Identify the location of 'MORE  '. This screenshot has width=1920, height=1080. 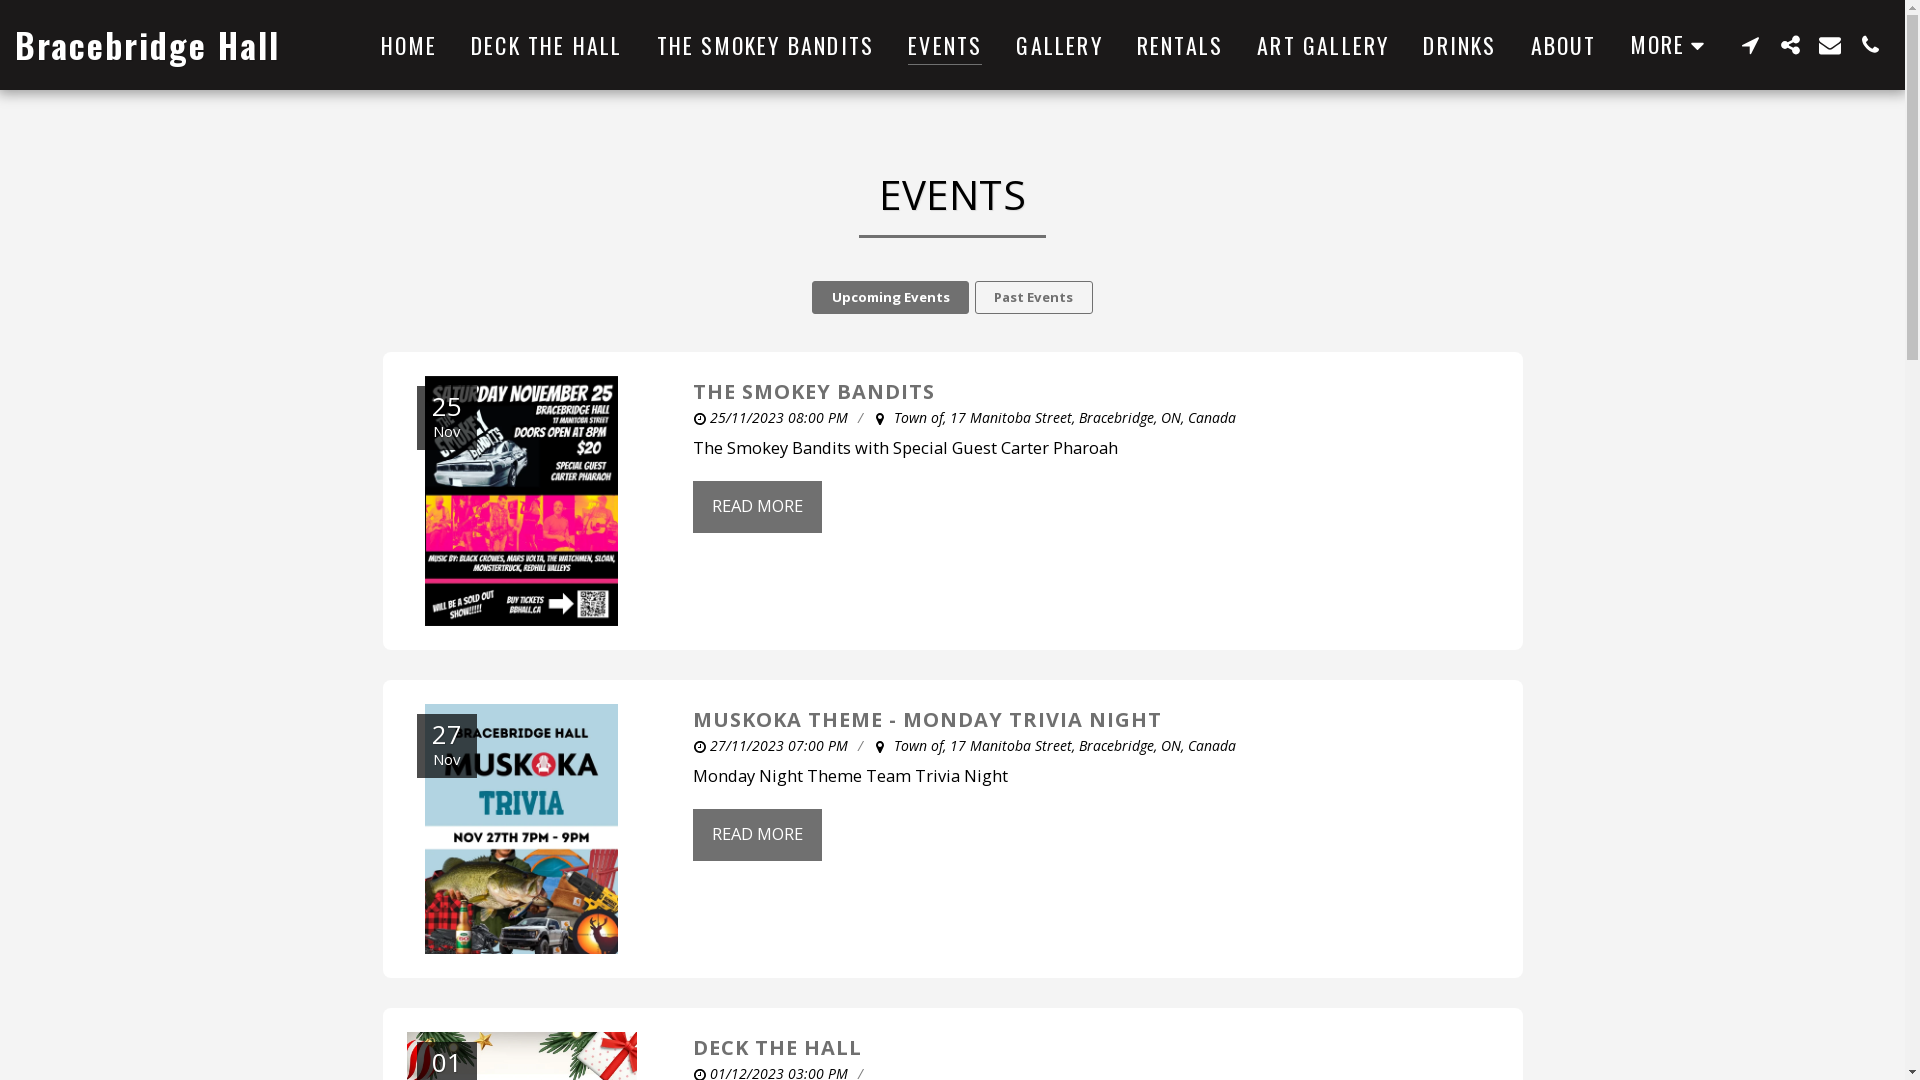
(1671, 43).